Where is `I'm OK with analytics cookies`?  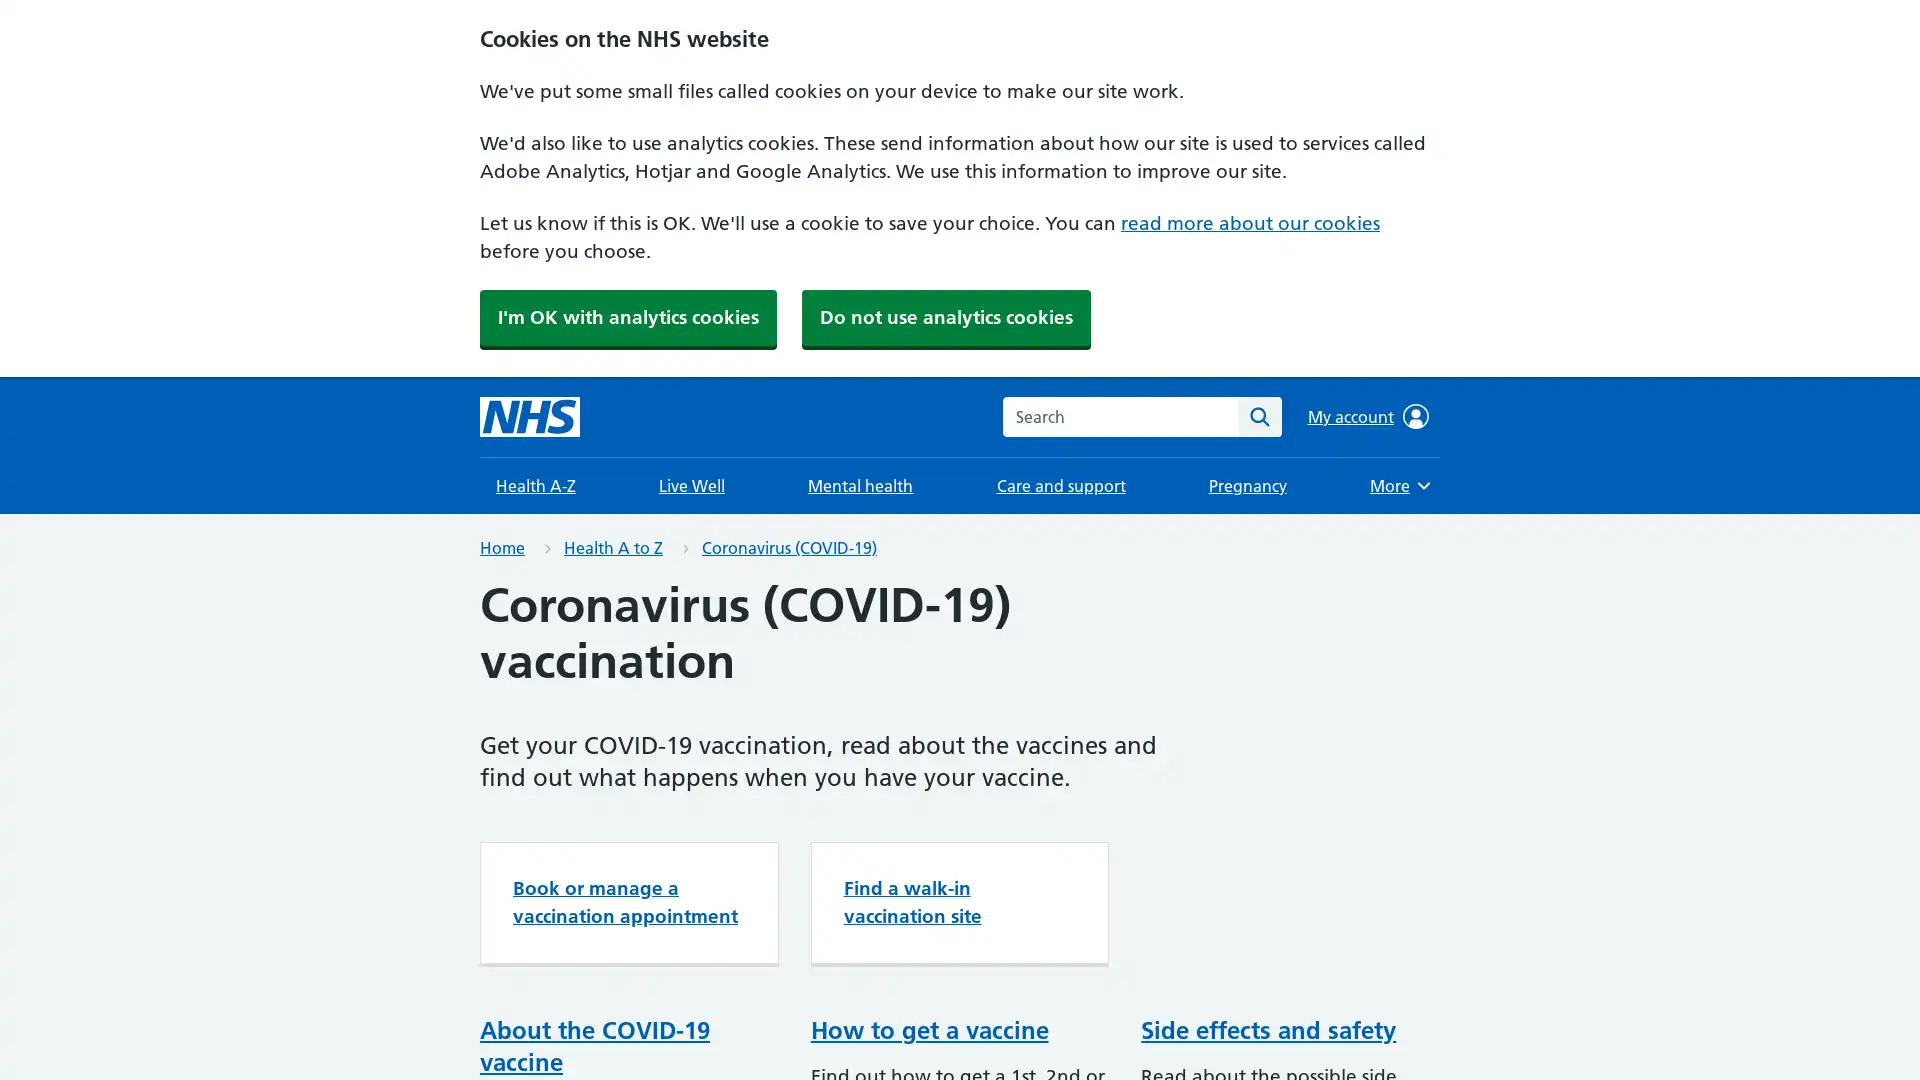
I'm OK with analytics cookies is located at coordinates (627, 316).